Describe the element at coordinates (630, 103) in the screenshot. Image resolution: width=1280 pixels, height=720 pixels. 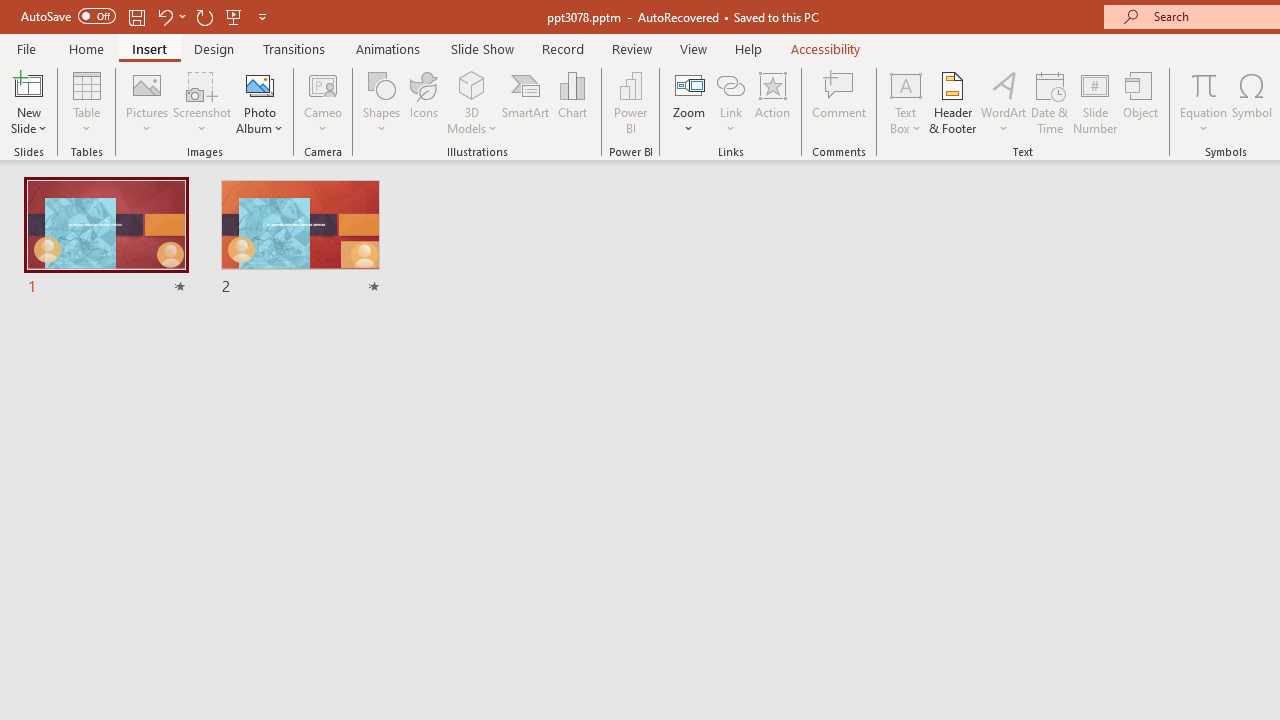
I see `'Power BI'` at that location.